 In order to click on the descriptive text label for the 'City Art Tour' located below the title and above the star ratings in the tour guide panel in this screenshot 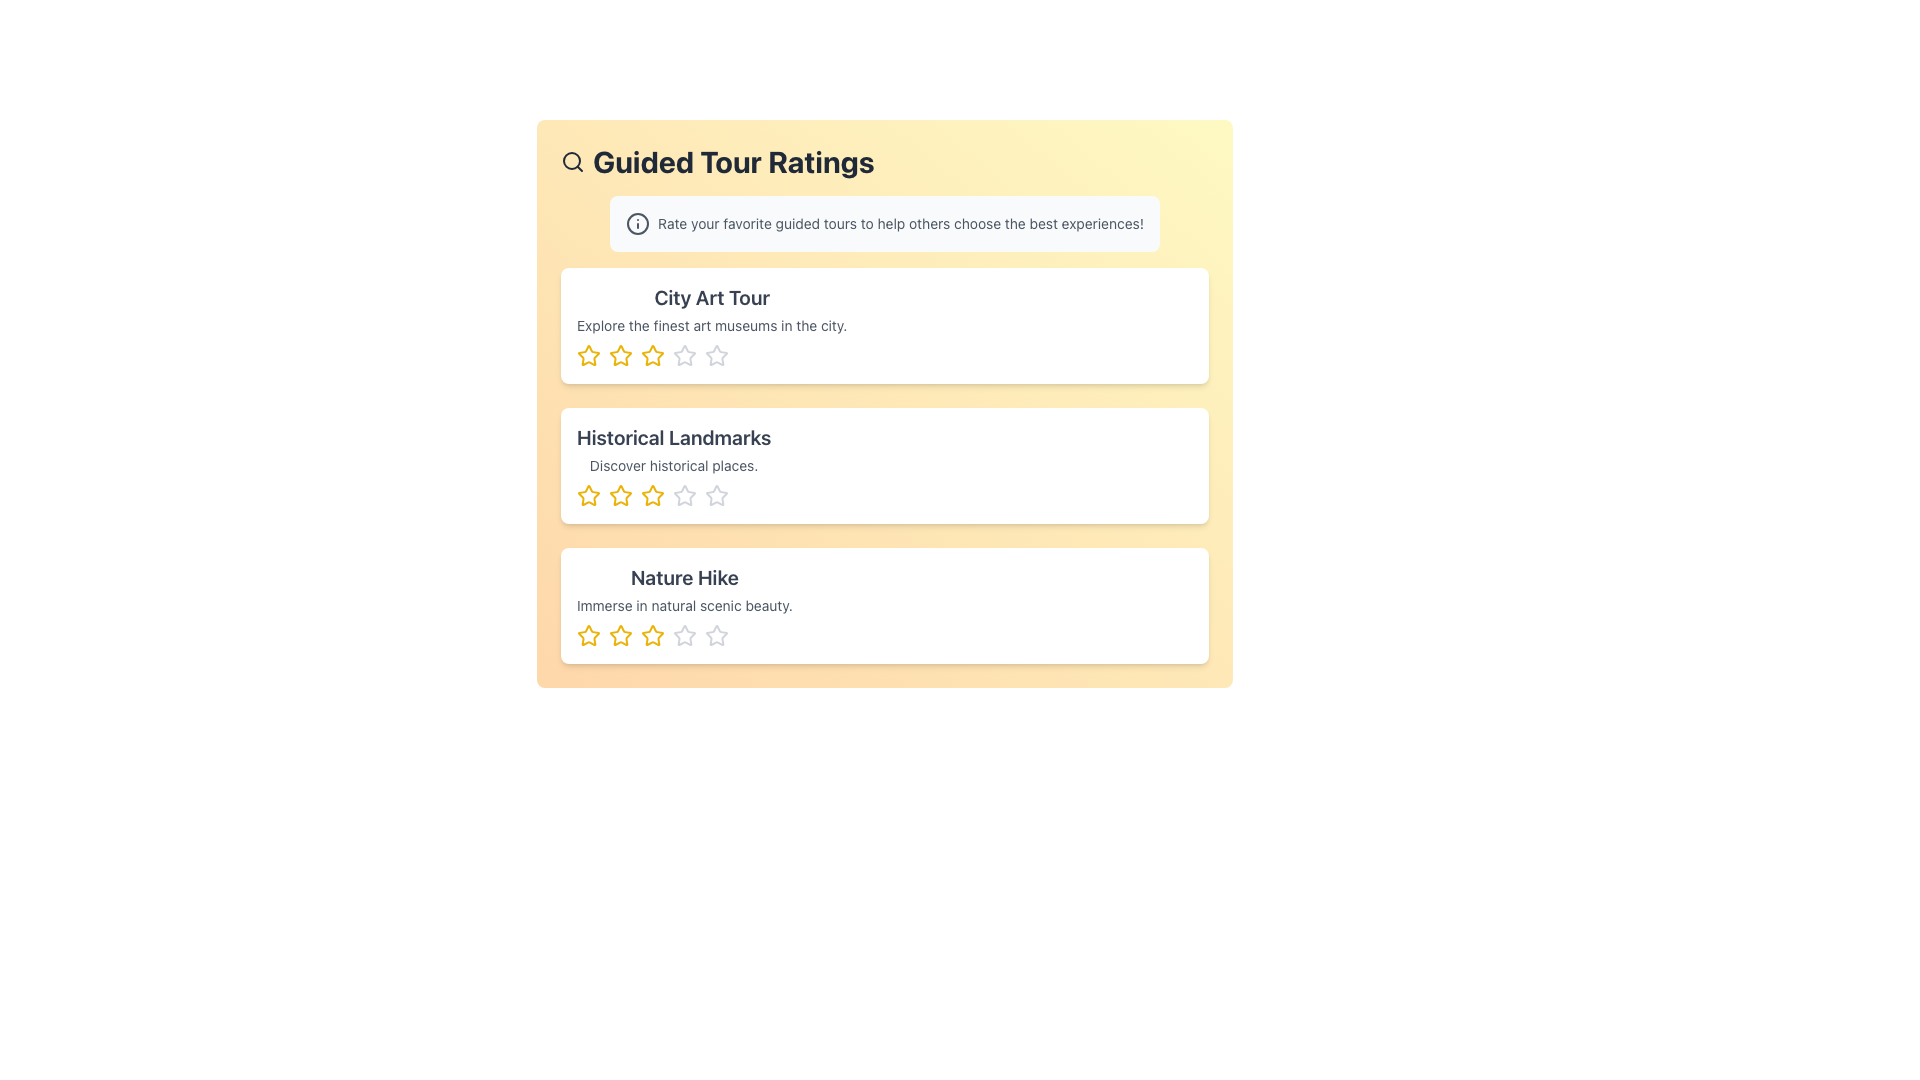, I will do `click(712, 325)`.